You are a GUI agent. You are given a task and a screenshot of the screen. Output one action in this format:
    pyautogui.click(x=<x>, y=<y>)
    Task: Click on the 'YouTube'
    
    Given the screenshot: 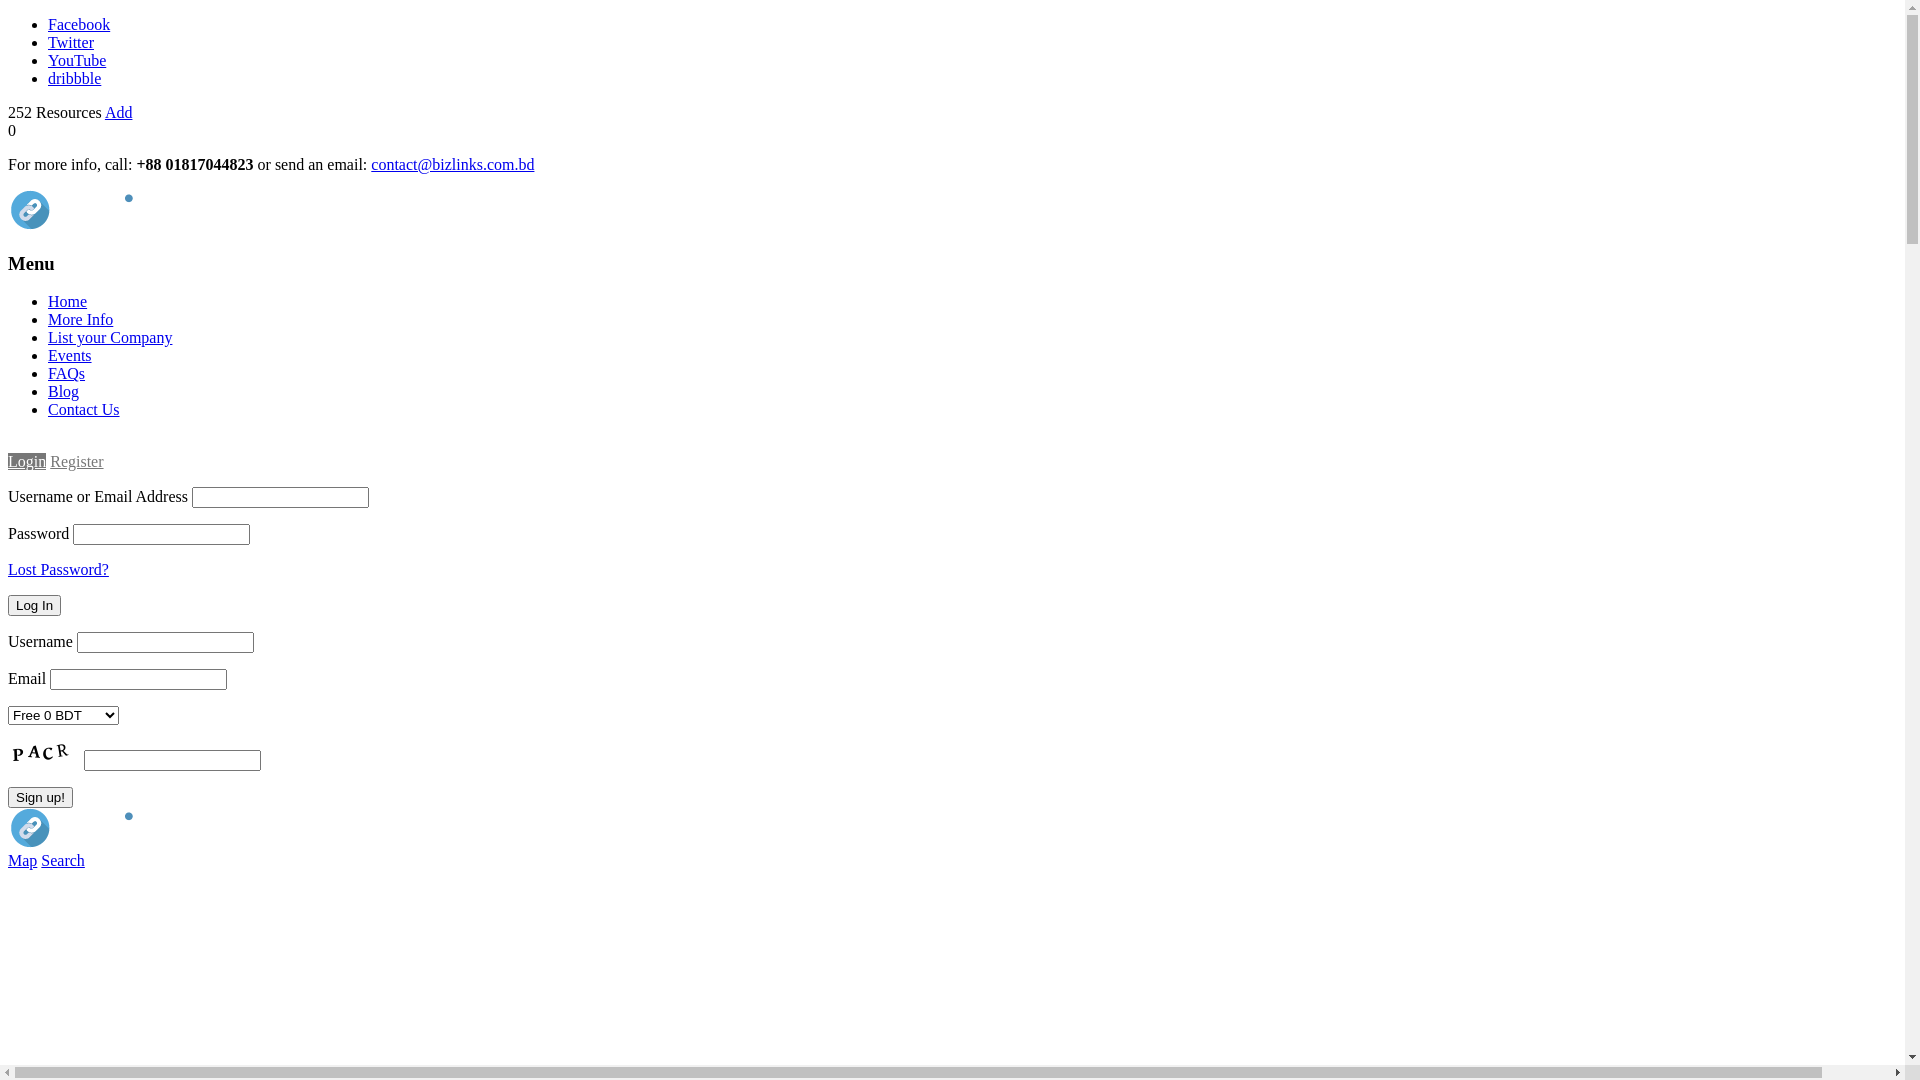 What is the action you would take?
    pyautogui.click(x=76, y=59)
    